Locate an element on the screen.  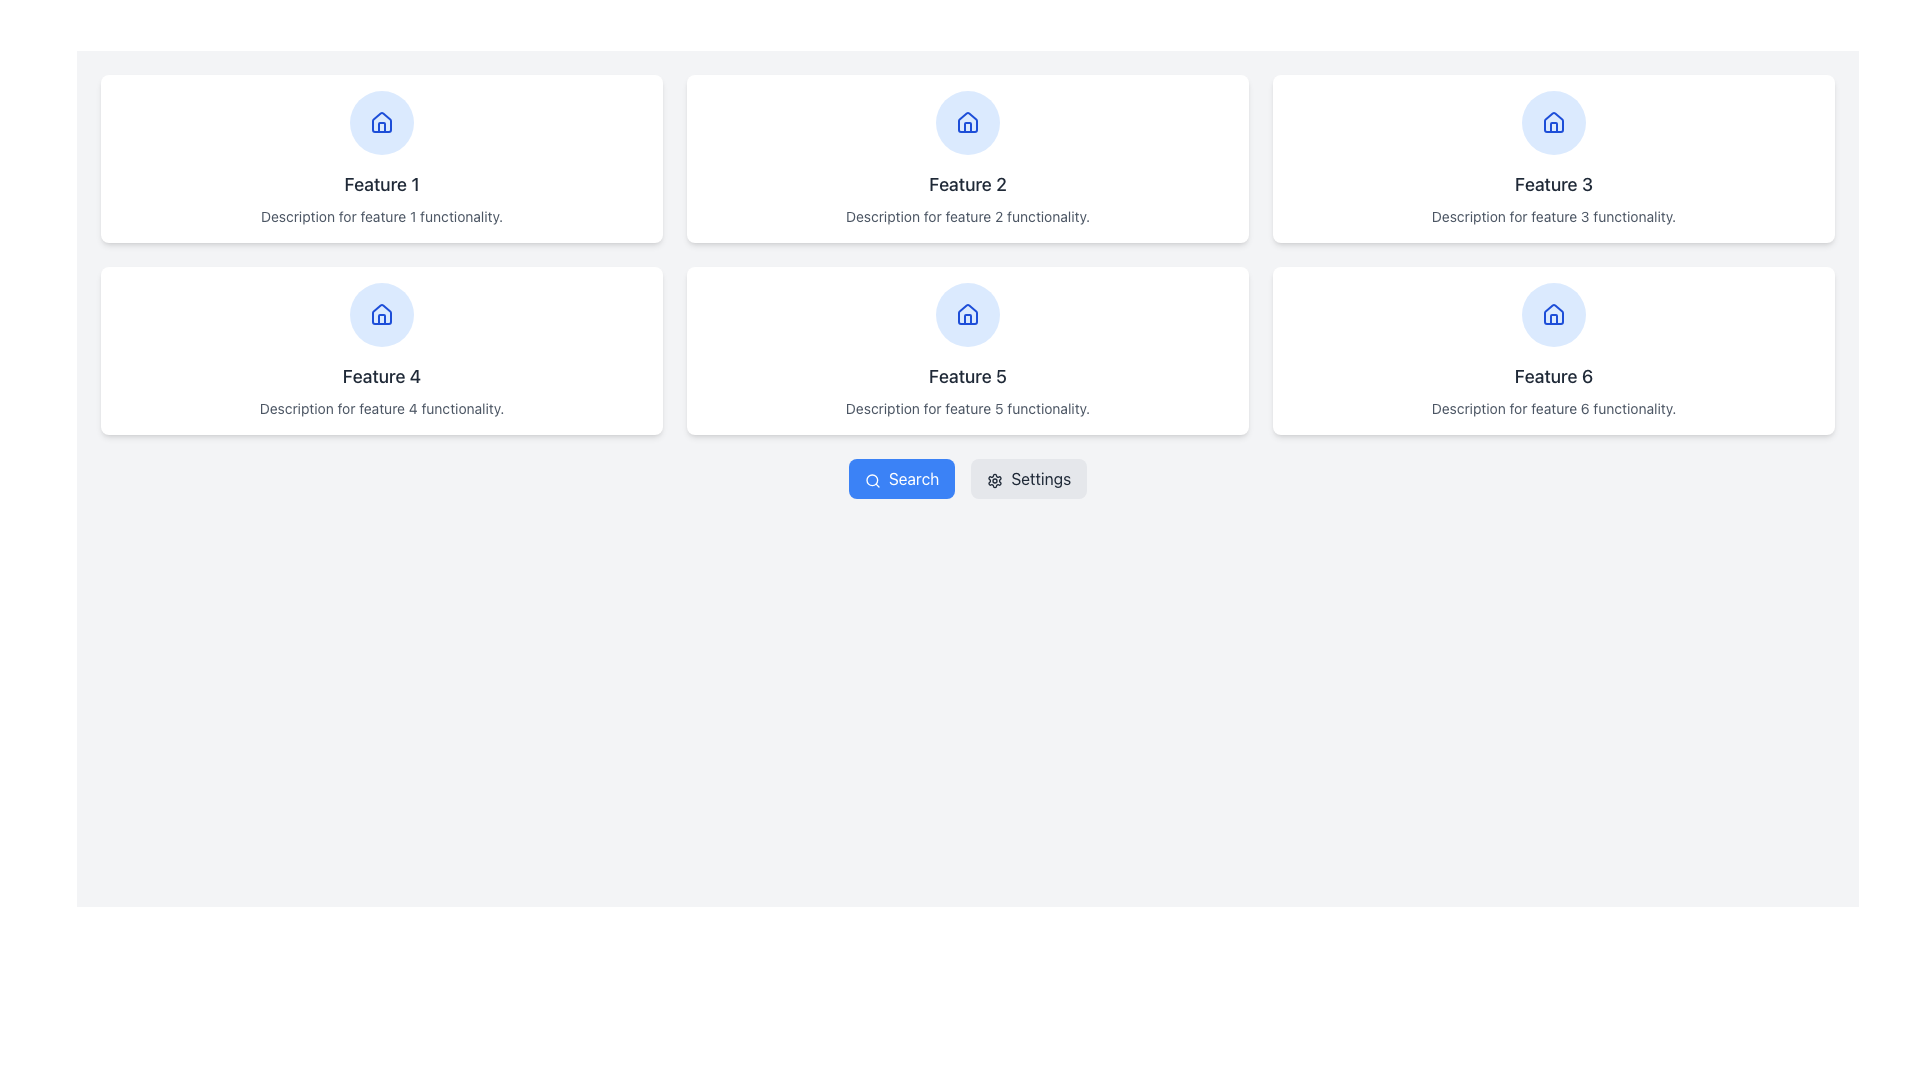
the 'house' icon located in the center column of the second row within the 'Feature 5' section is located at coordinates (968, 313).